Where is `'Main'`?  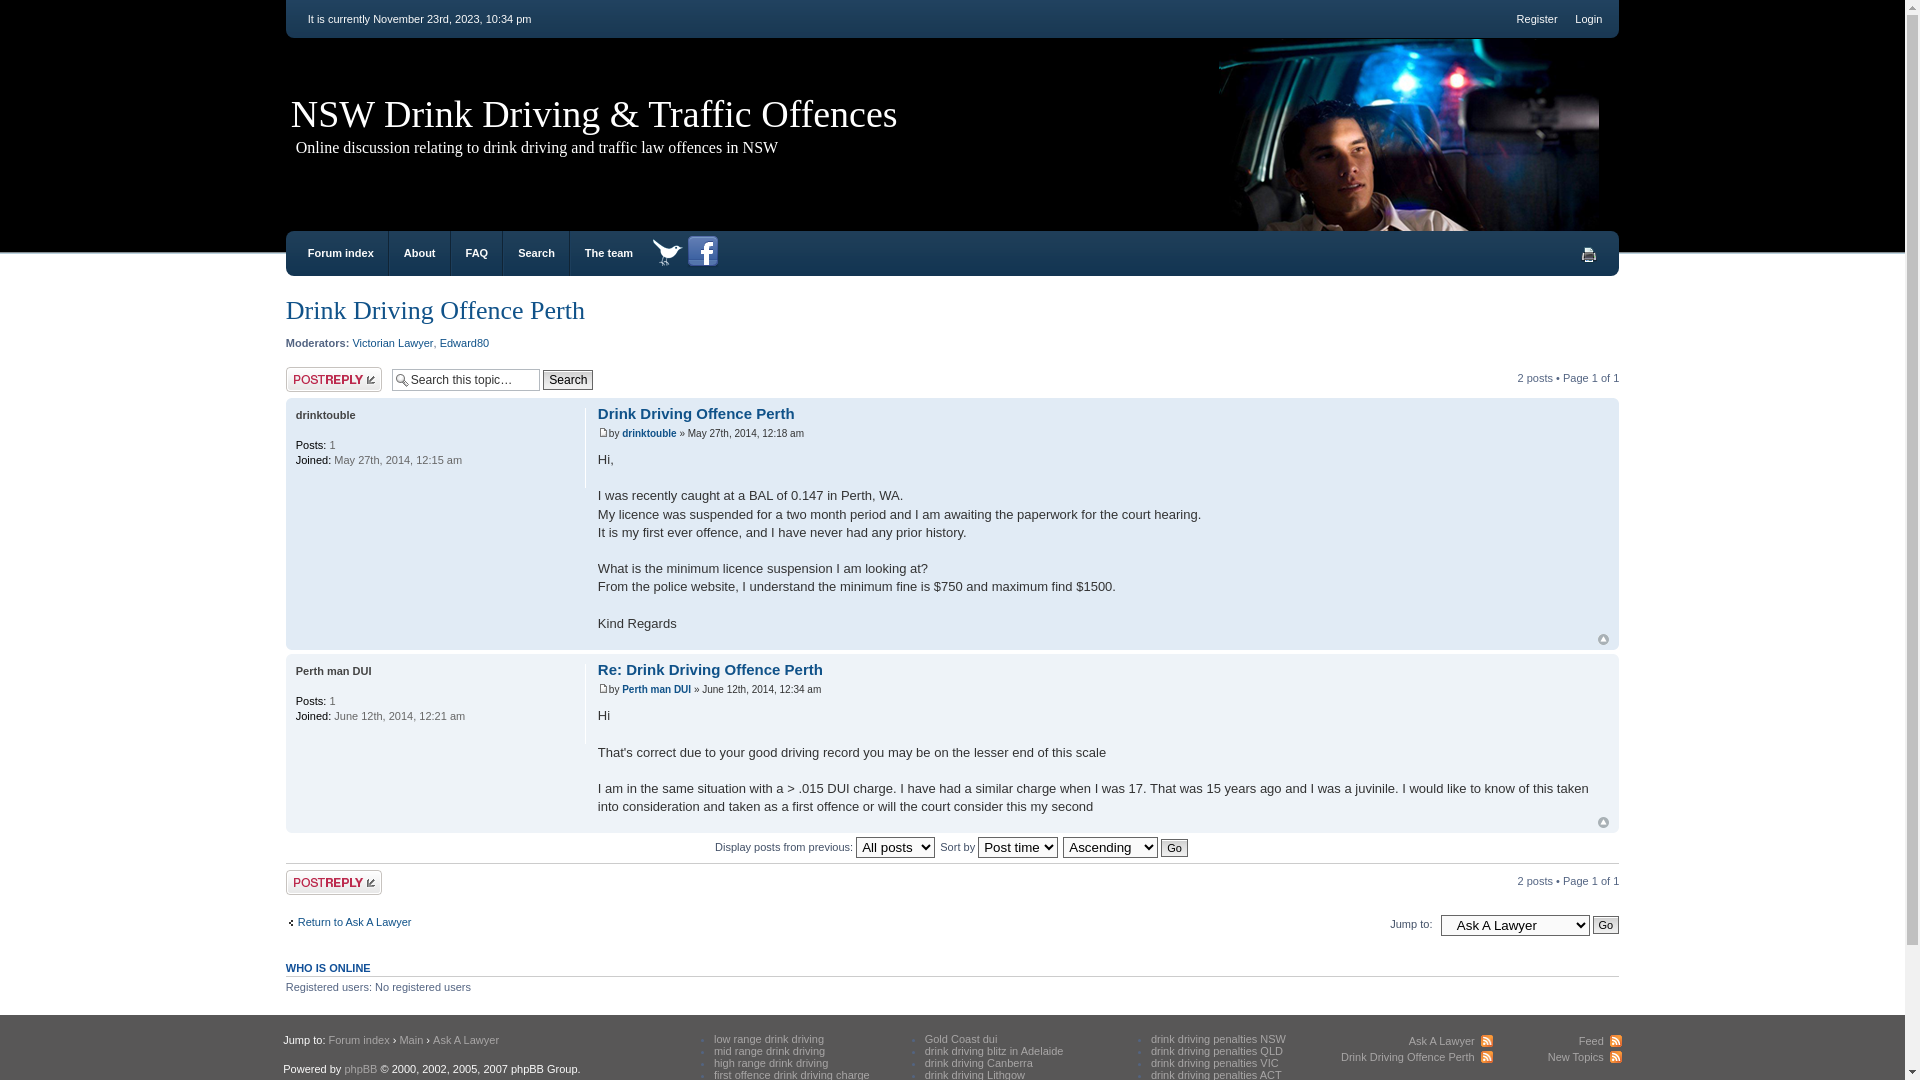
'Main' is located at coordinates (410, 1039).